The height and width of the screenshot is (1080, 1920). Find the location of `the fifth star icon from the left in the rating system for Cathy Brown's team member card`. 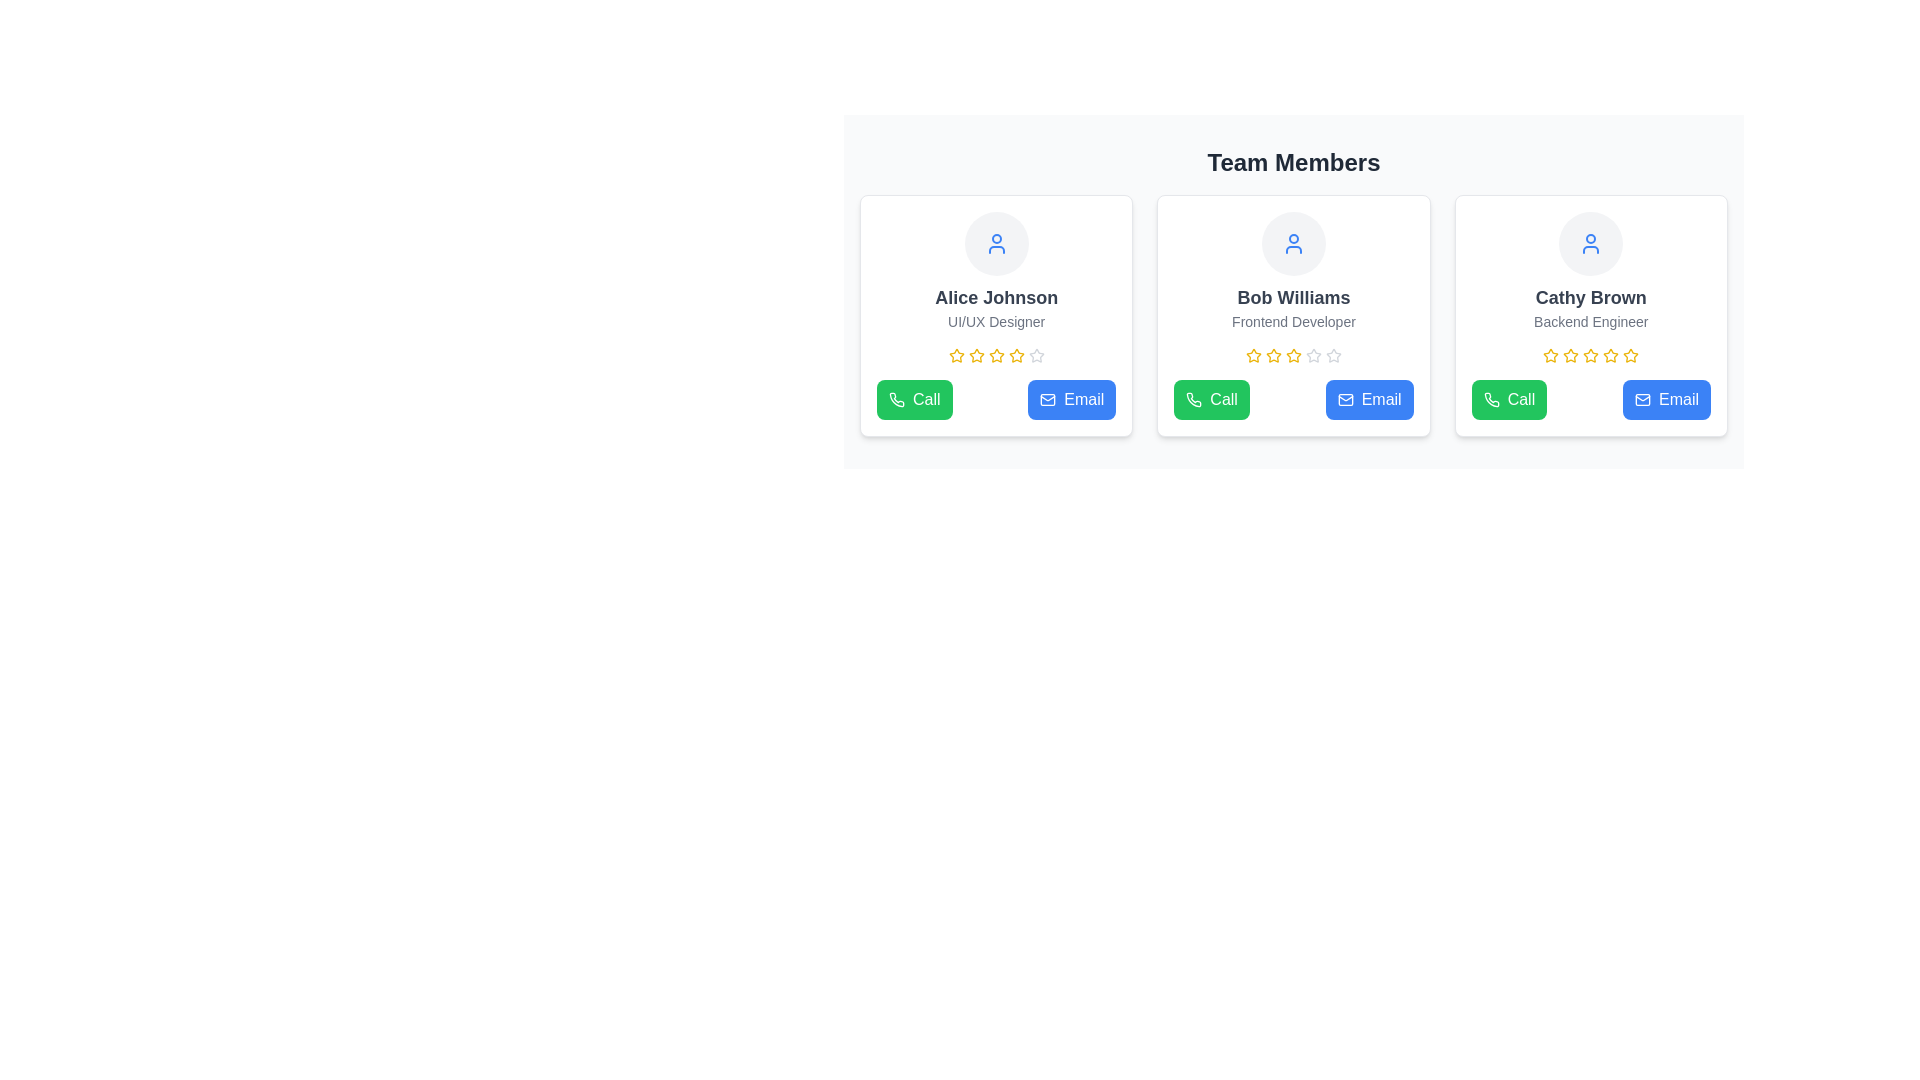

the fifth star icon from the left in the rating system for Cathy Brown's team member card is located at coordinates (1631, 354).